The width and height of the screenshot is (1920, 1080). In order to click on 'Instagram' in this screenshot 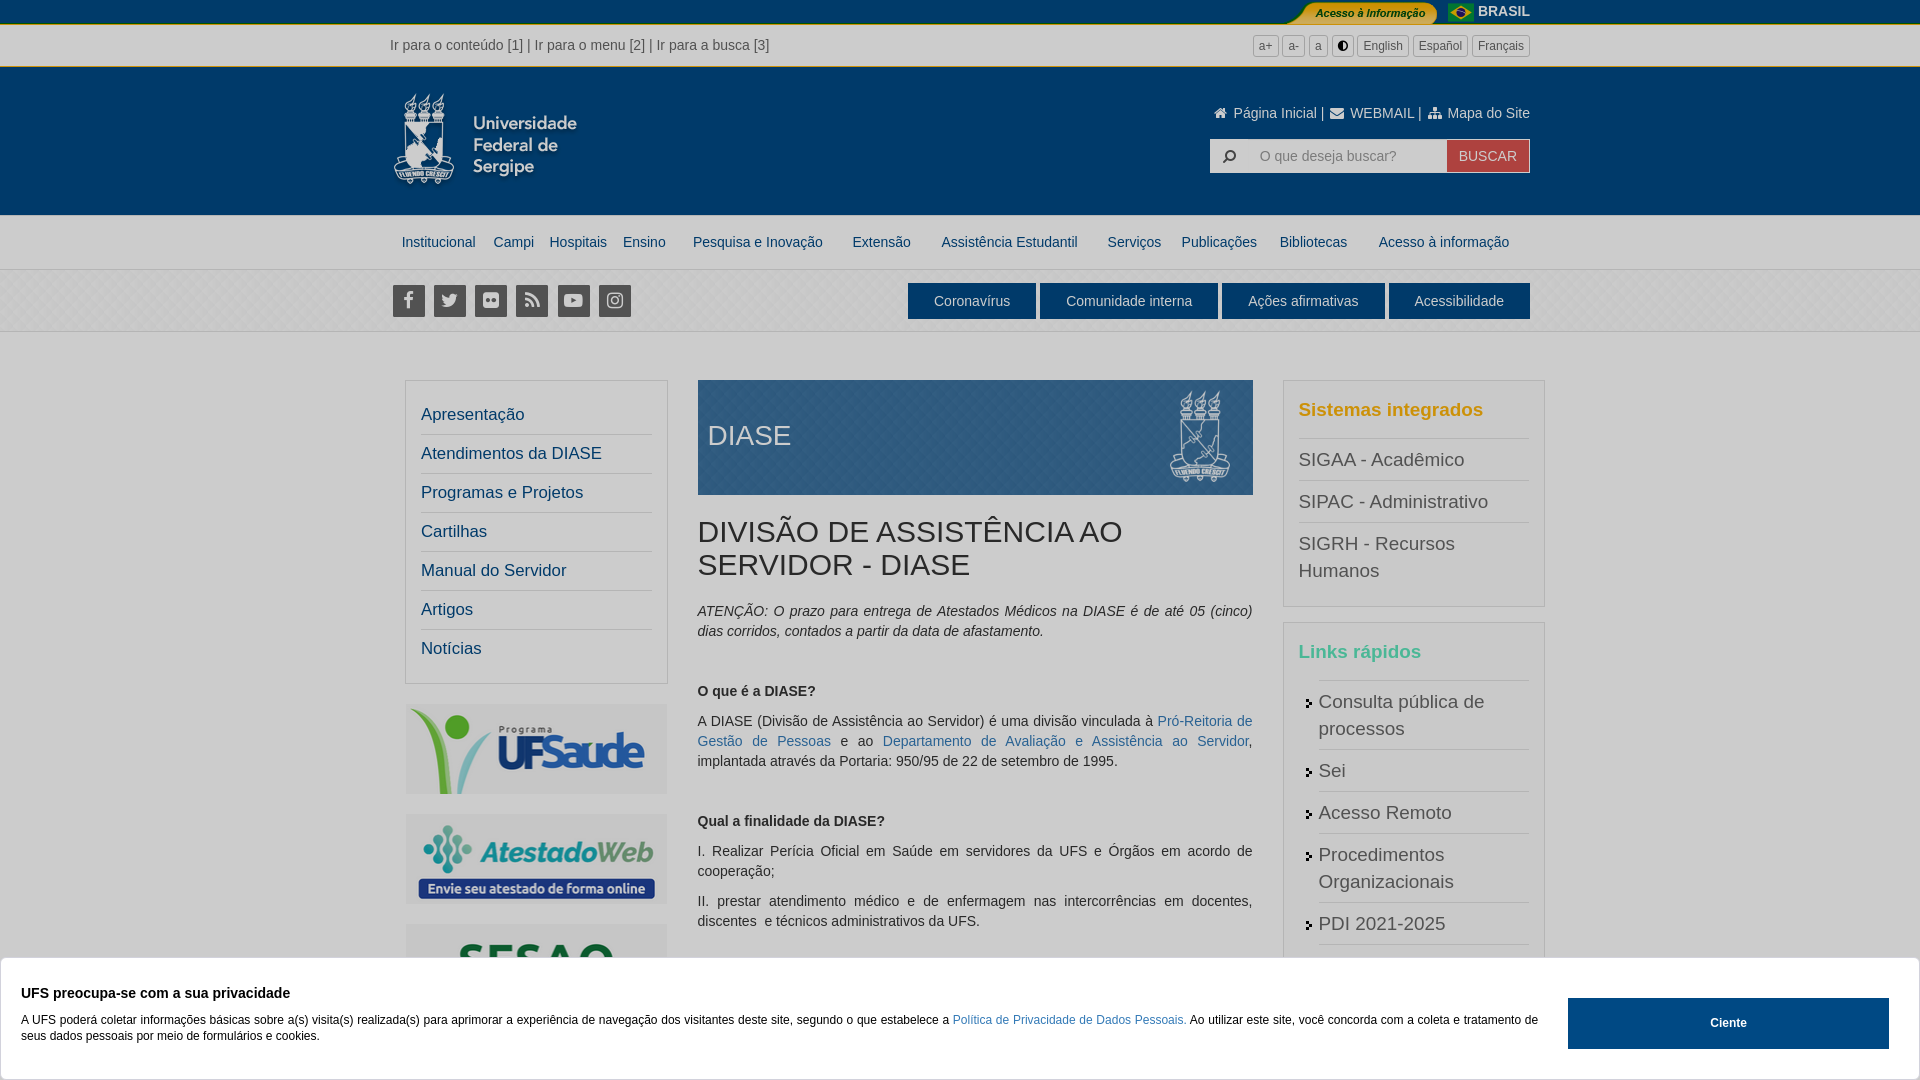, I will do `click(613, 300)`.